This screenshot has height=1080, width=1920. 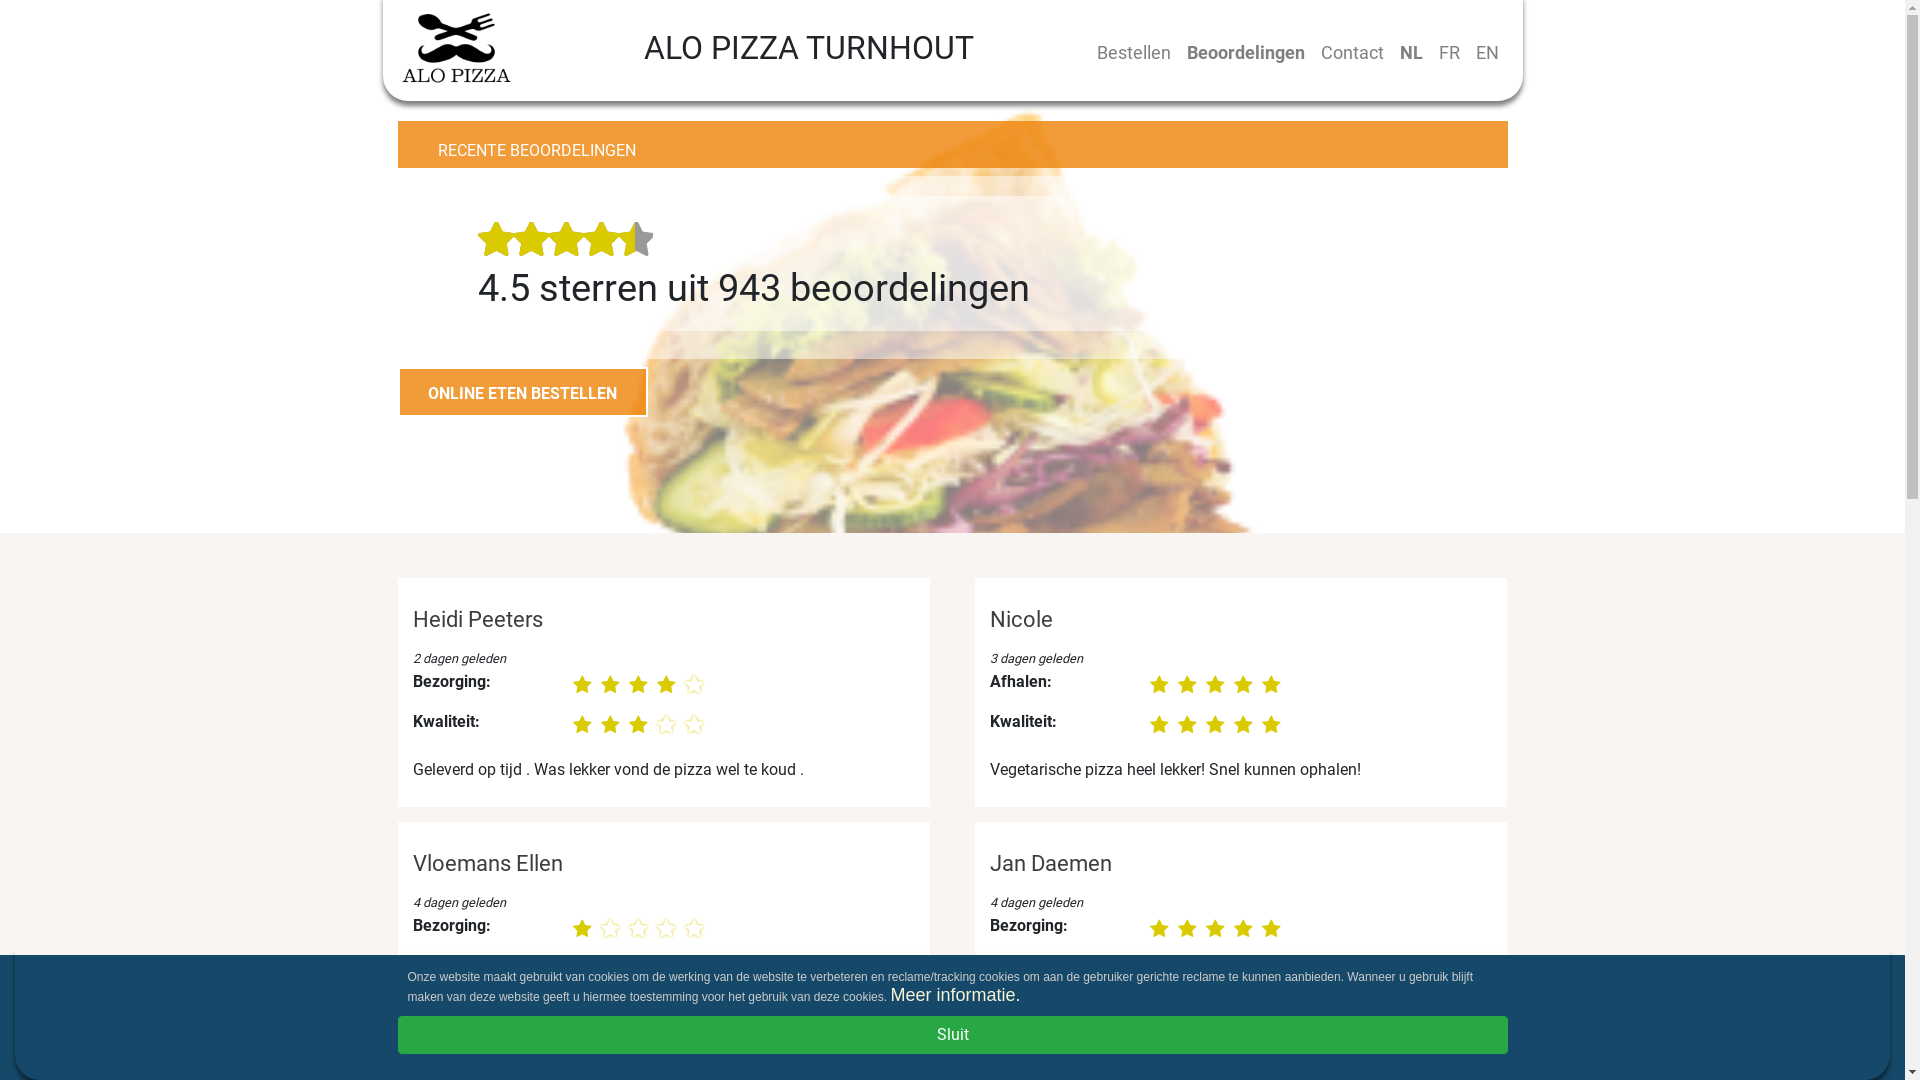 I want to click on 'FR', so click(x=1448, y=51).